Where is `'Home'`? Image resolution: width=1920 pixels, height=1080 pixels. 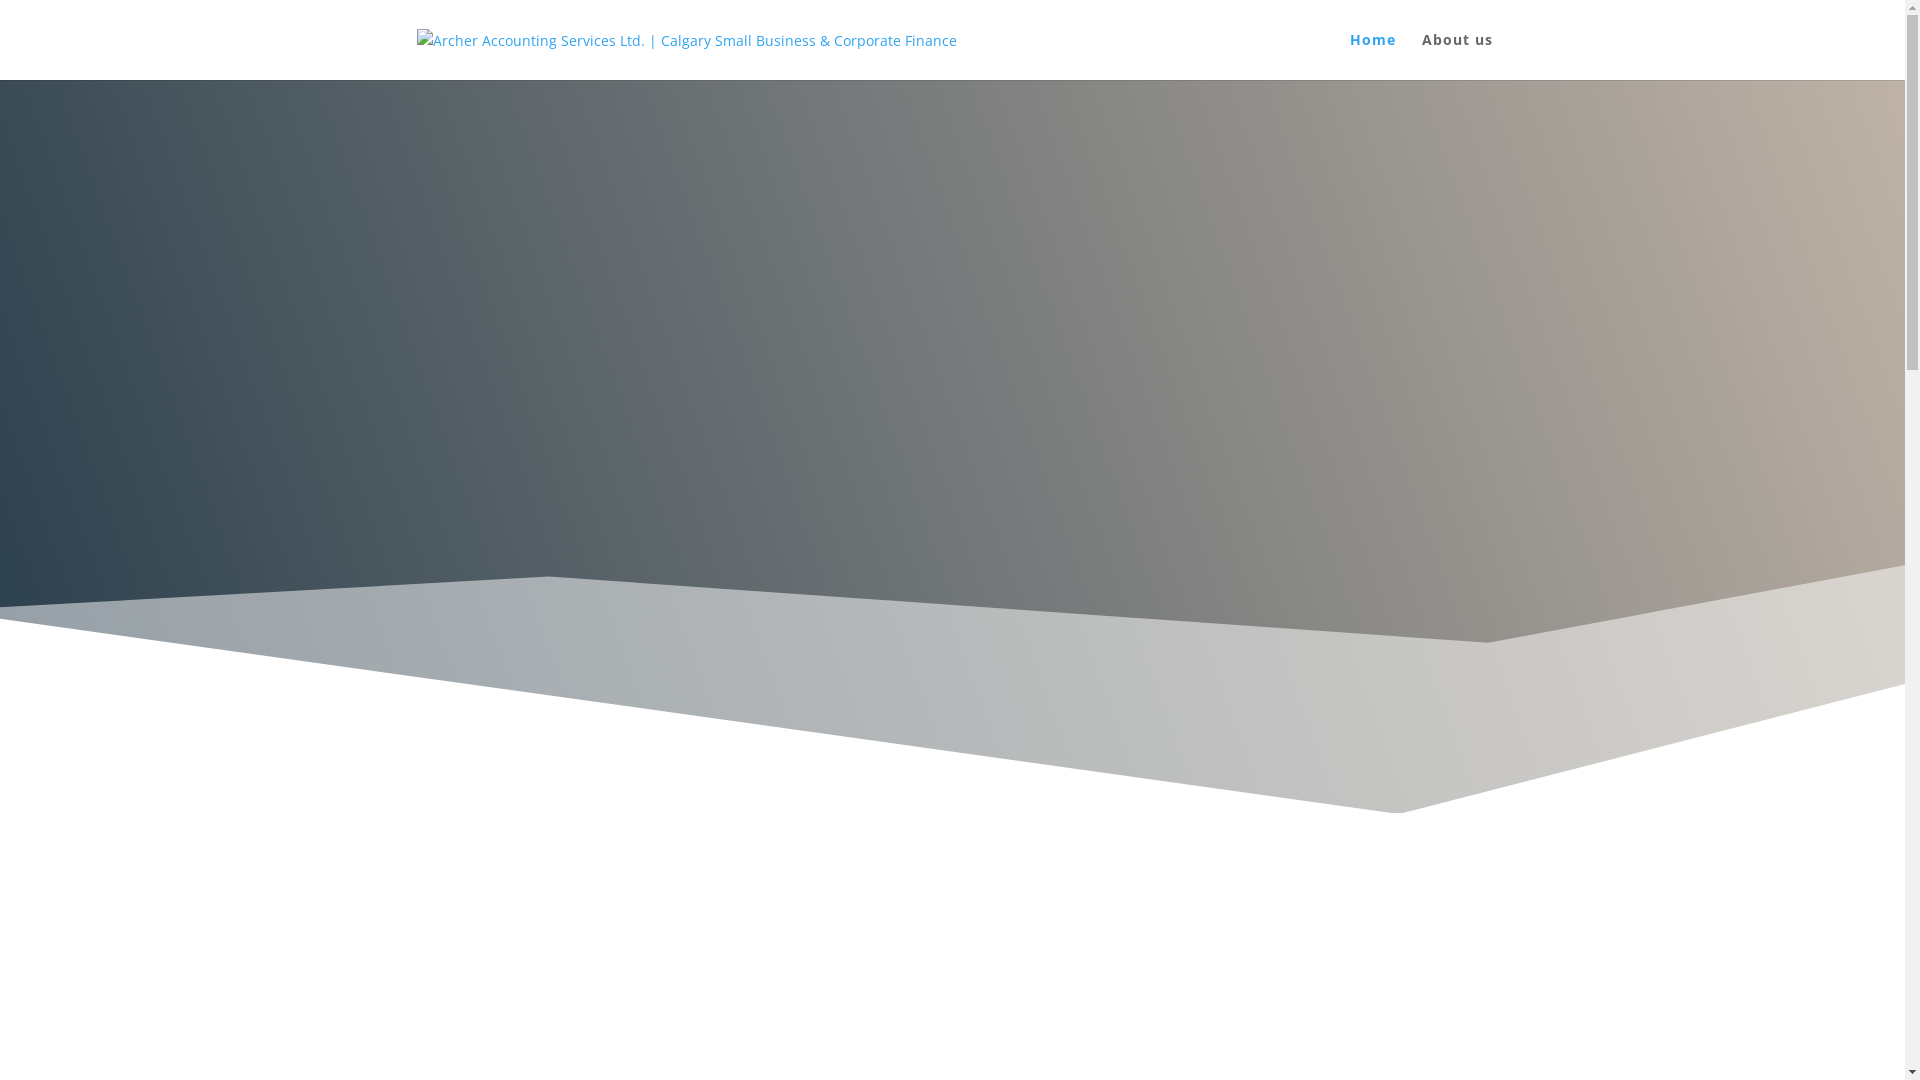 'Home' is located at coordinates (1349, 55).